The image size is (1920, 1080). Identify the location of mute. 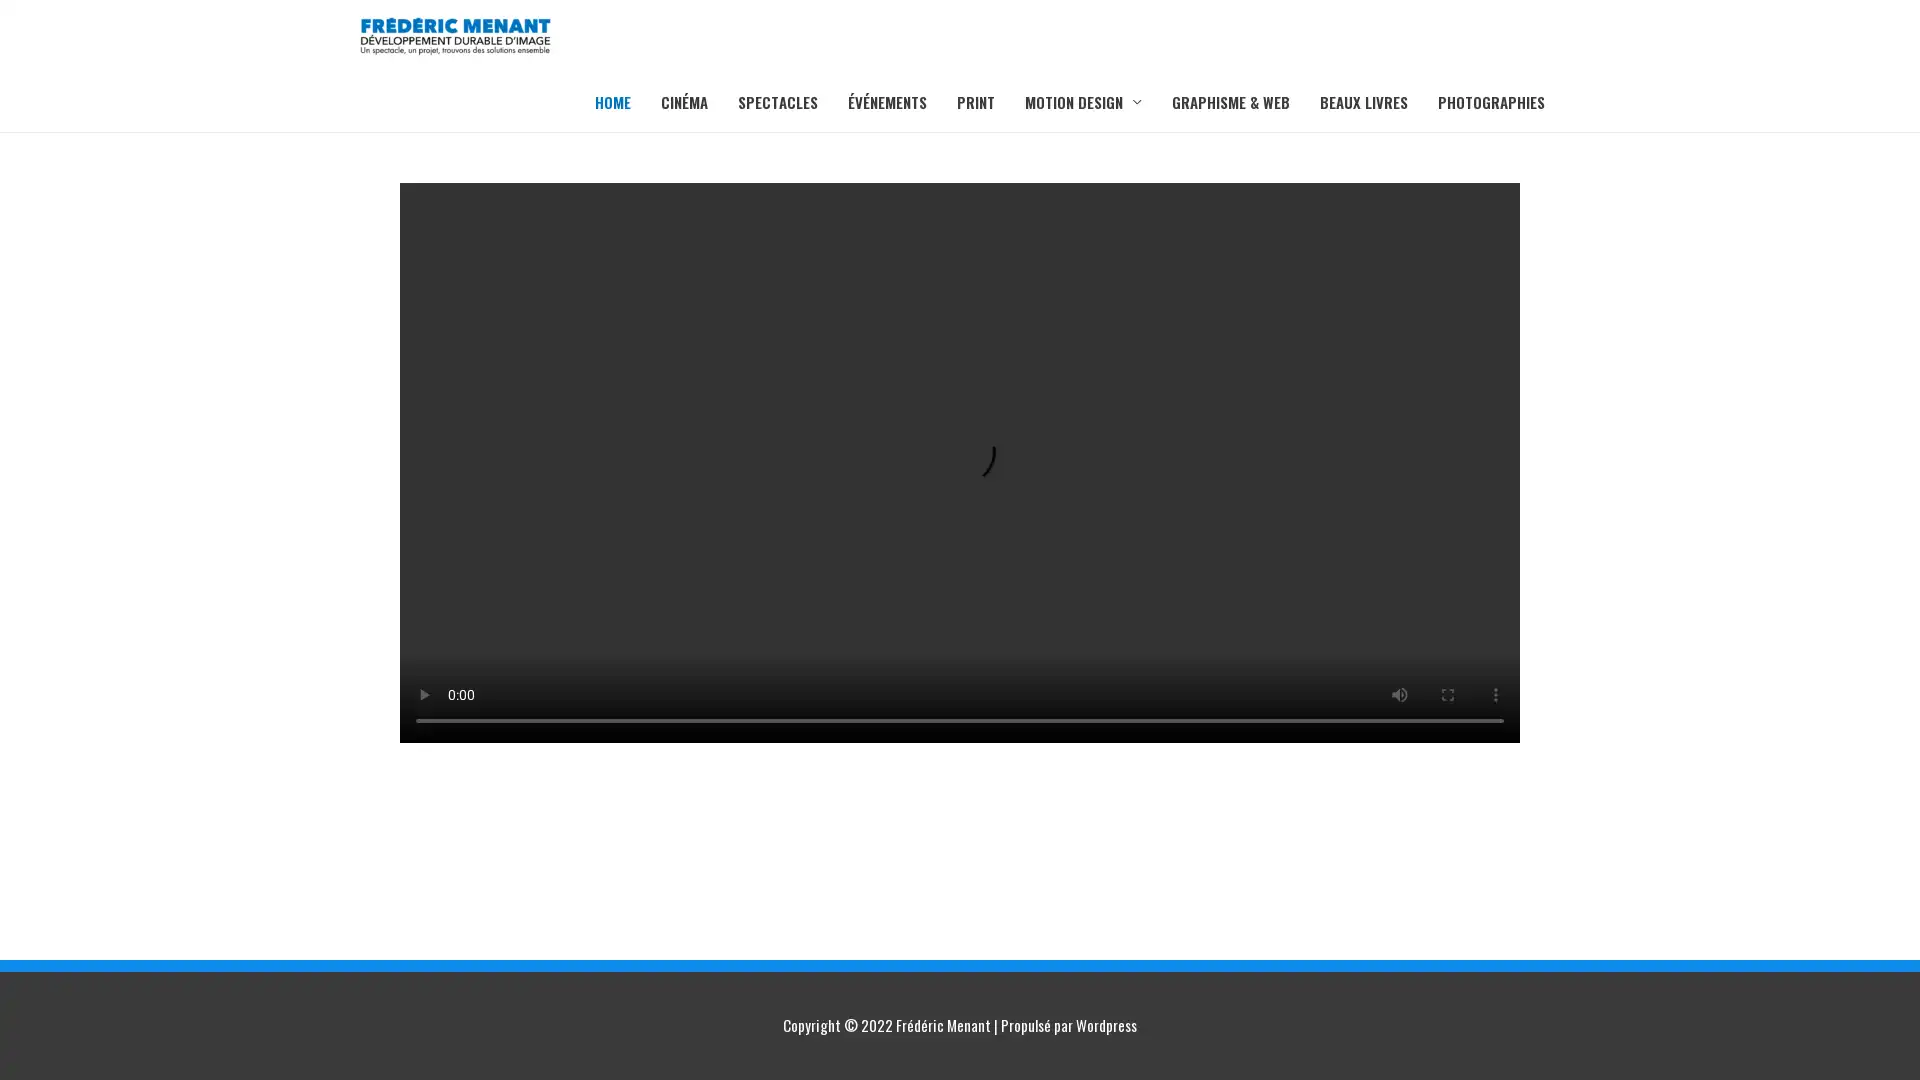
(1399, 693).